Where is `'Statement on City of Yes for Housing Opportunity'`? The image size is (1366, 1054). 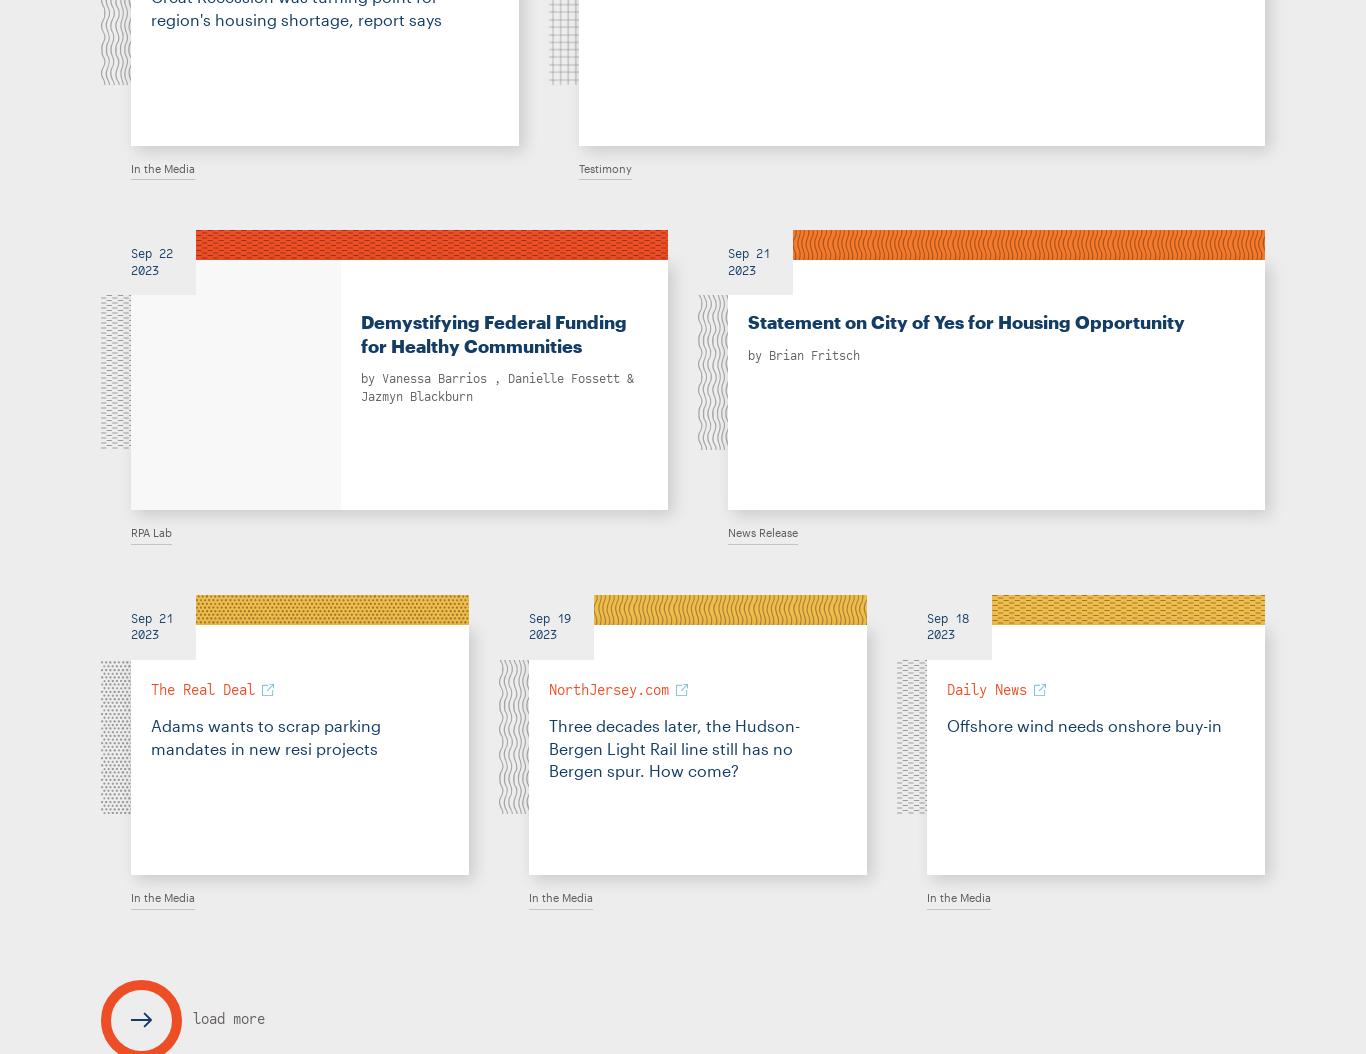 'Statement on City of Yes for Housing Opportunity' is located at coordinates (966, 321).